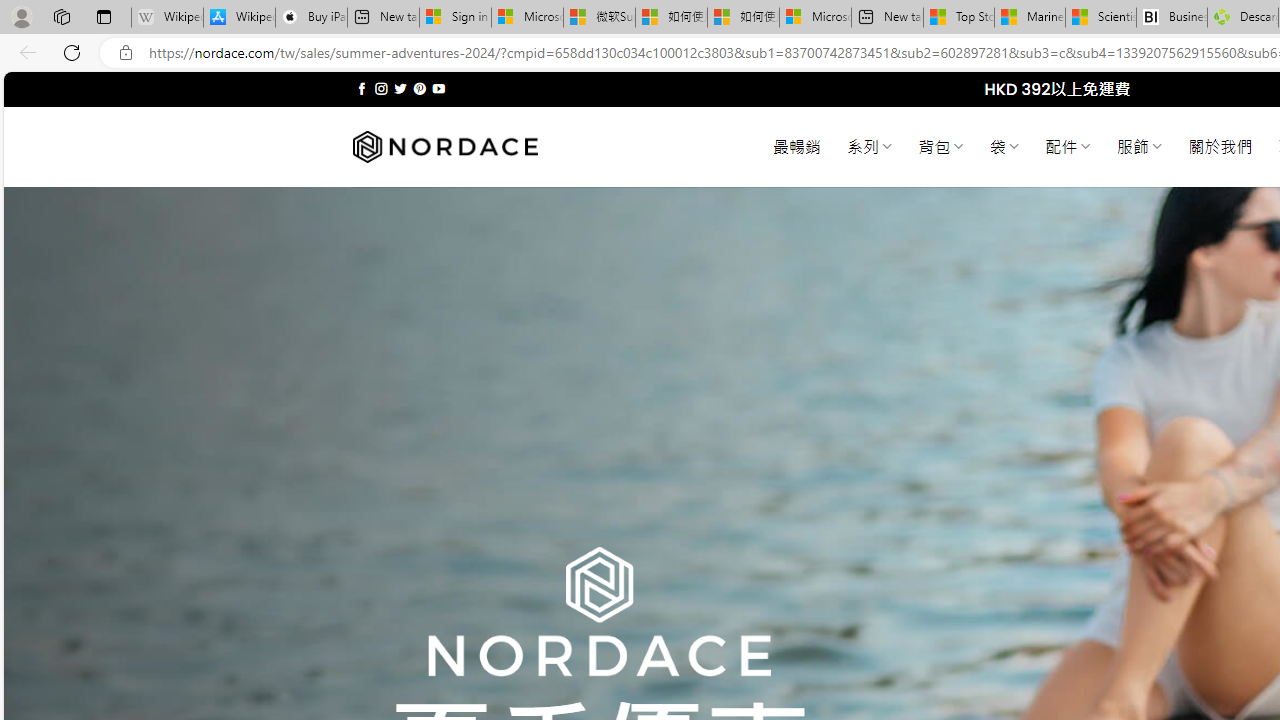 Image resolution: width=1280 pixels, height=720 pixels. What do you see at coordinates (815, 17) in the screenshot?
I see `'Microsoft account | Account Checkup'` at bounding box center [815, 17].